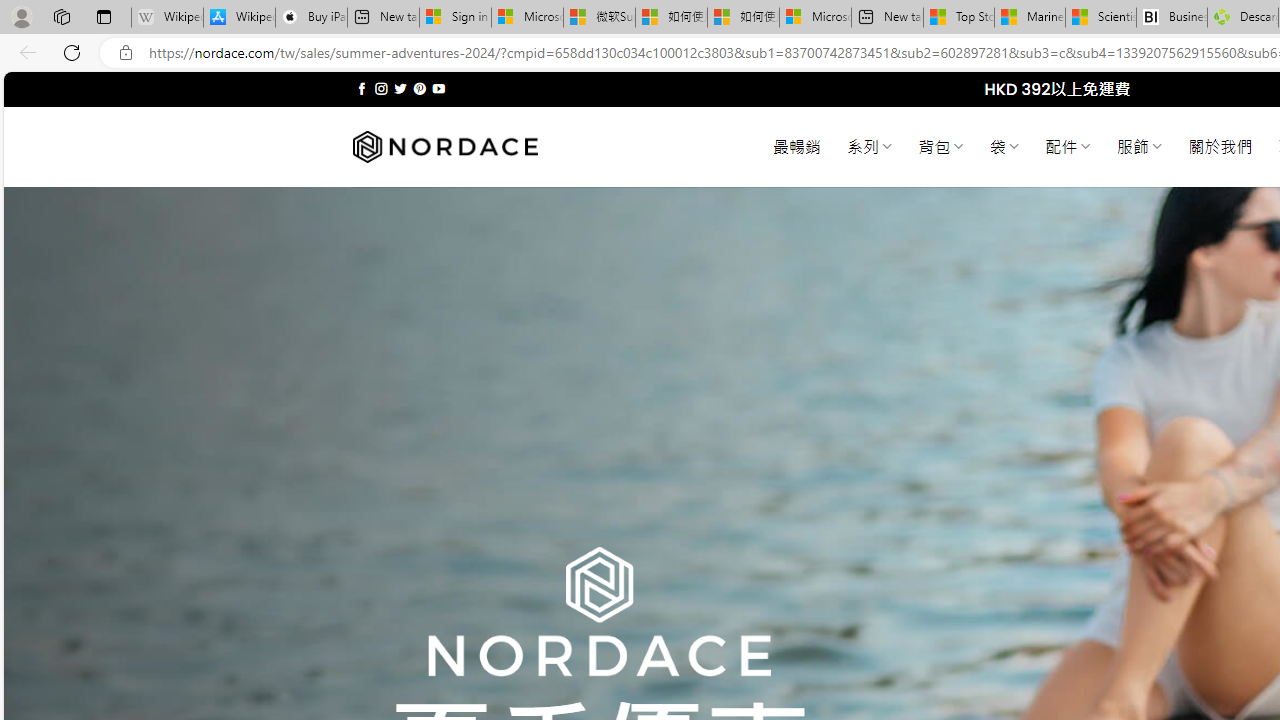 Image resolution: width=1280 pixels, height=720 pixels. What do you see at coordinates (815, 17) in the screenshot?
I see `'Microsoft account | Account Checkup'` at bounding box center [815, 17].